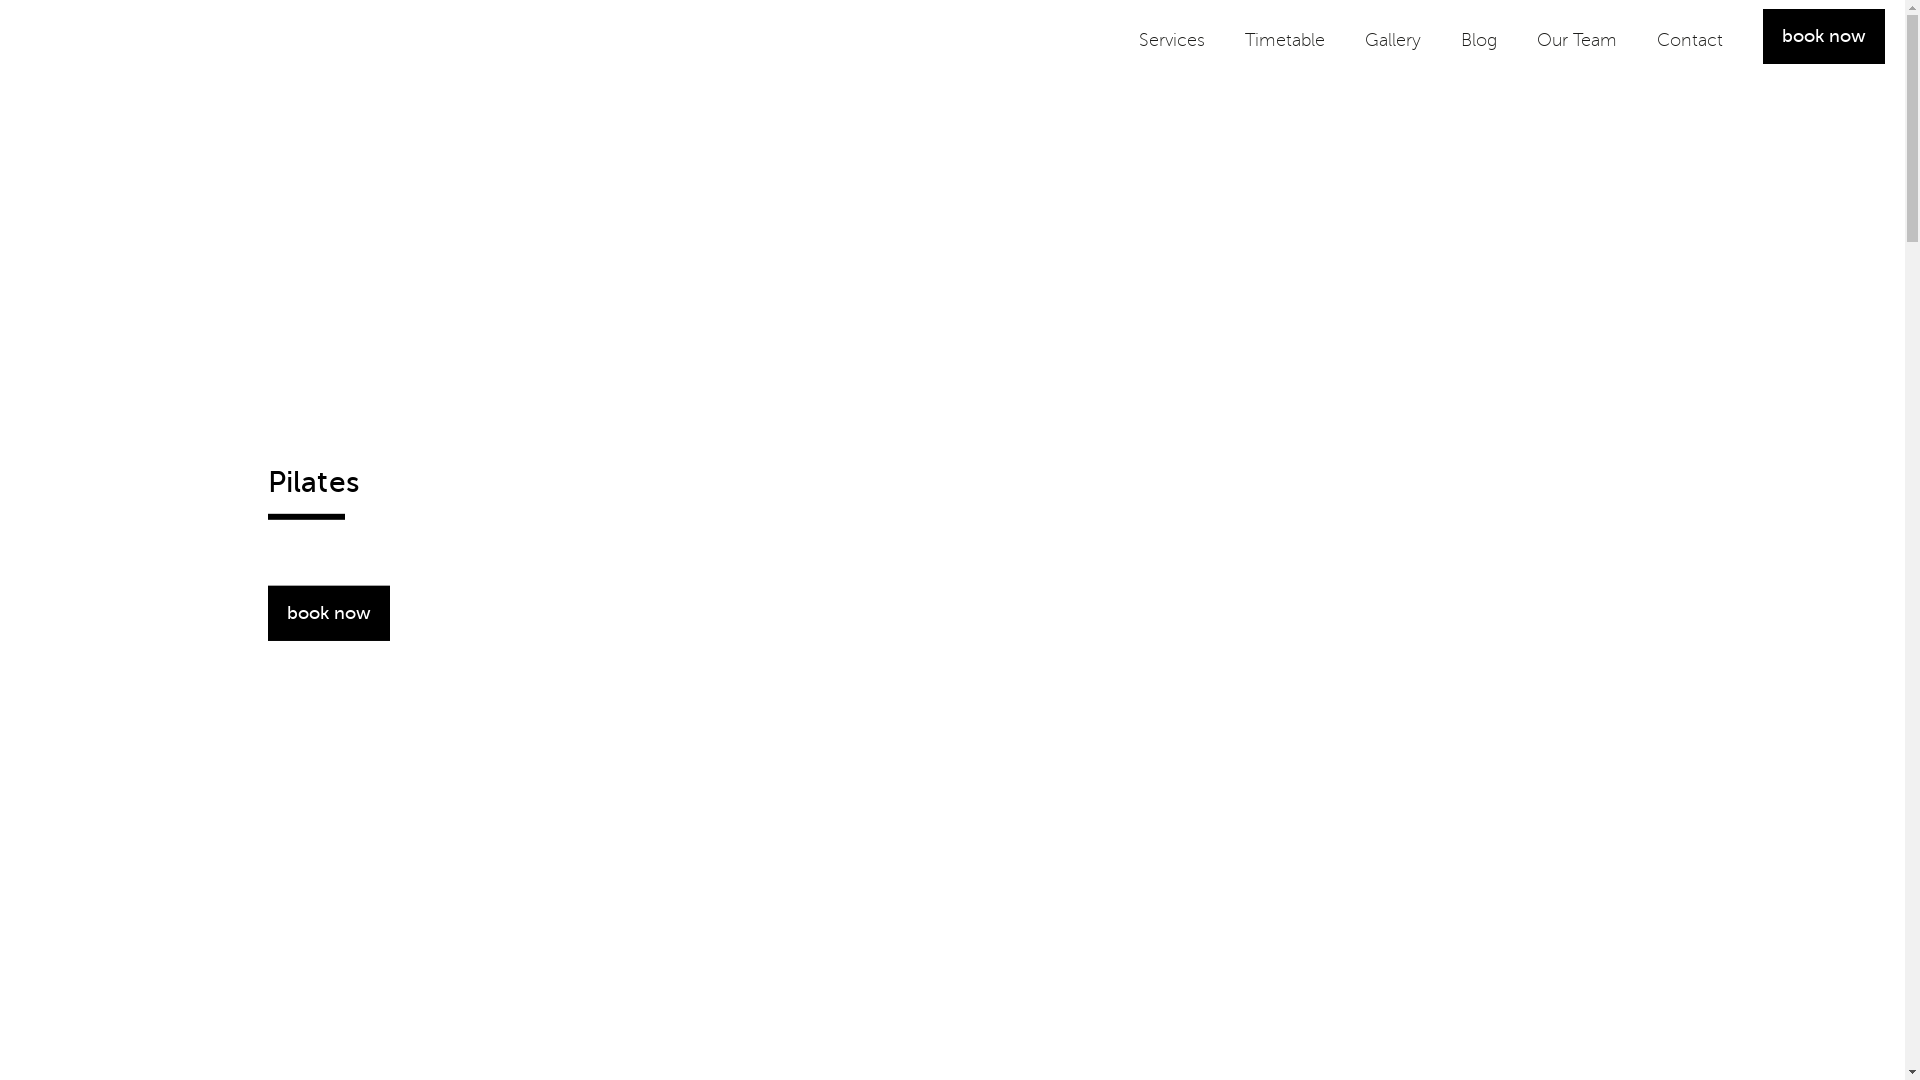  What do you see at coordinates (1171, 43) in the screenshot?
I see `'Services'` at bounding box center [1171, 43].